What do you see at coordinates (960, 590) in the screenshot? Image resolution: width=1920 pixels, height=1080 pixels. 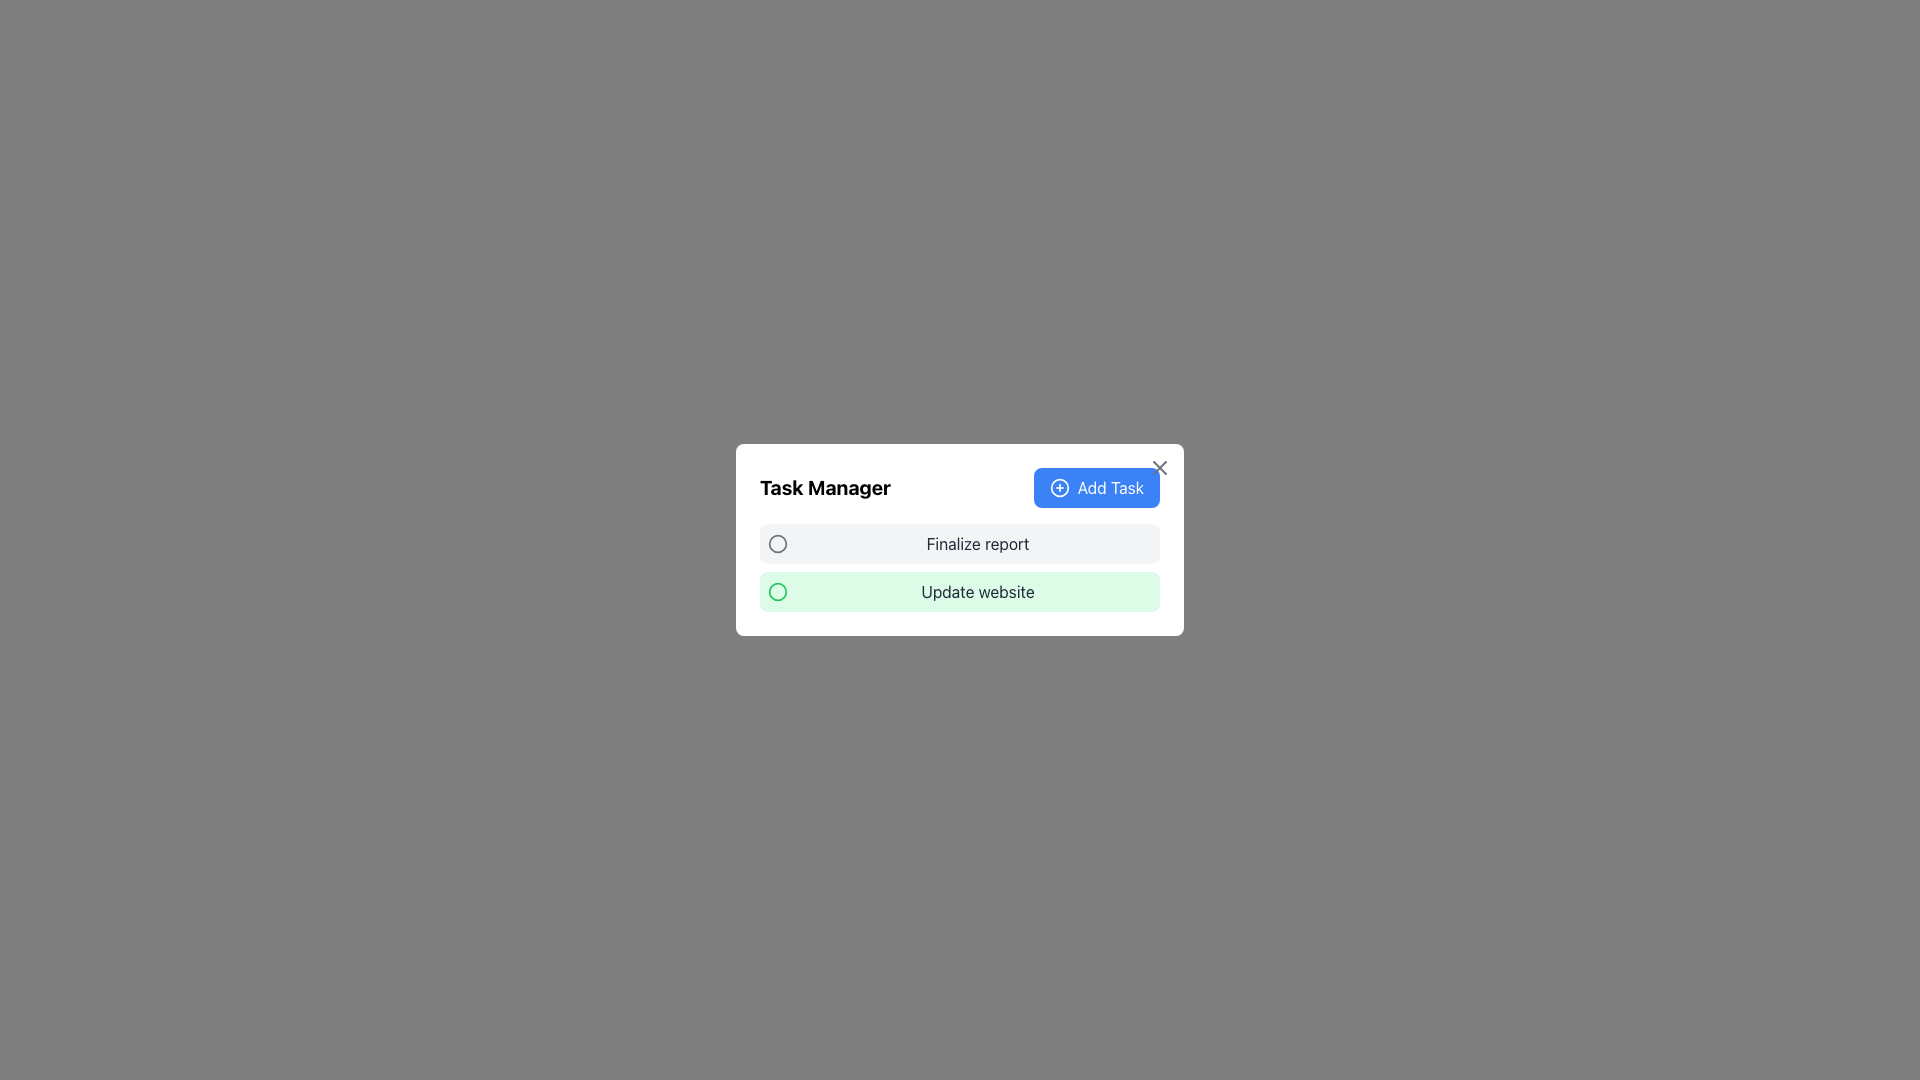 I see `the second list item in the Task Manager section` at bounding box center [960, 590].